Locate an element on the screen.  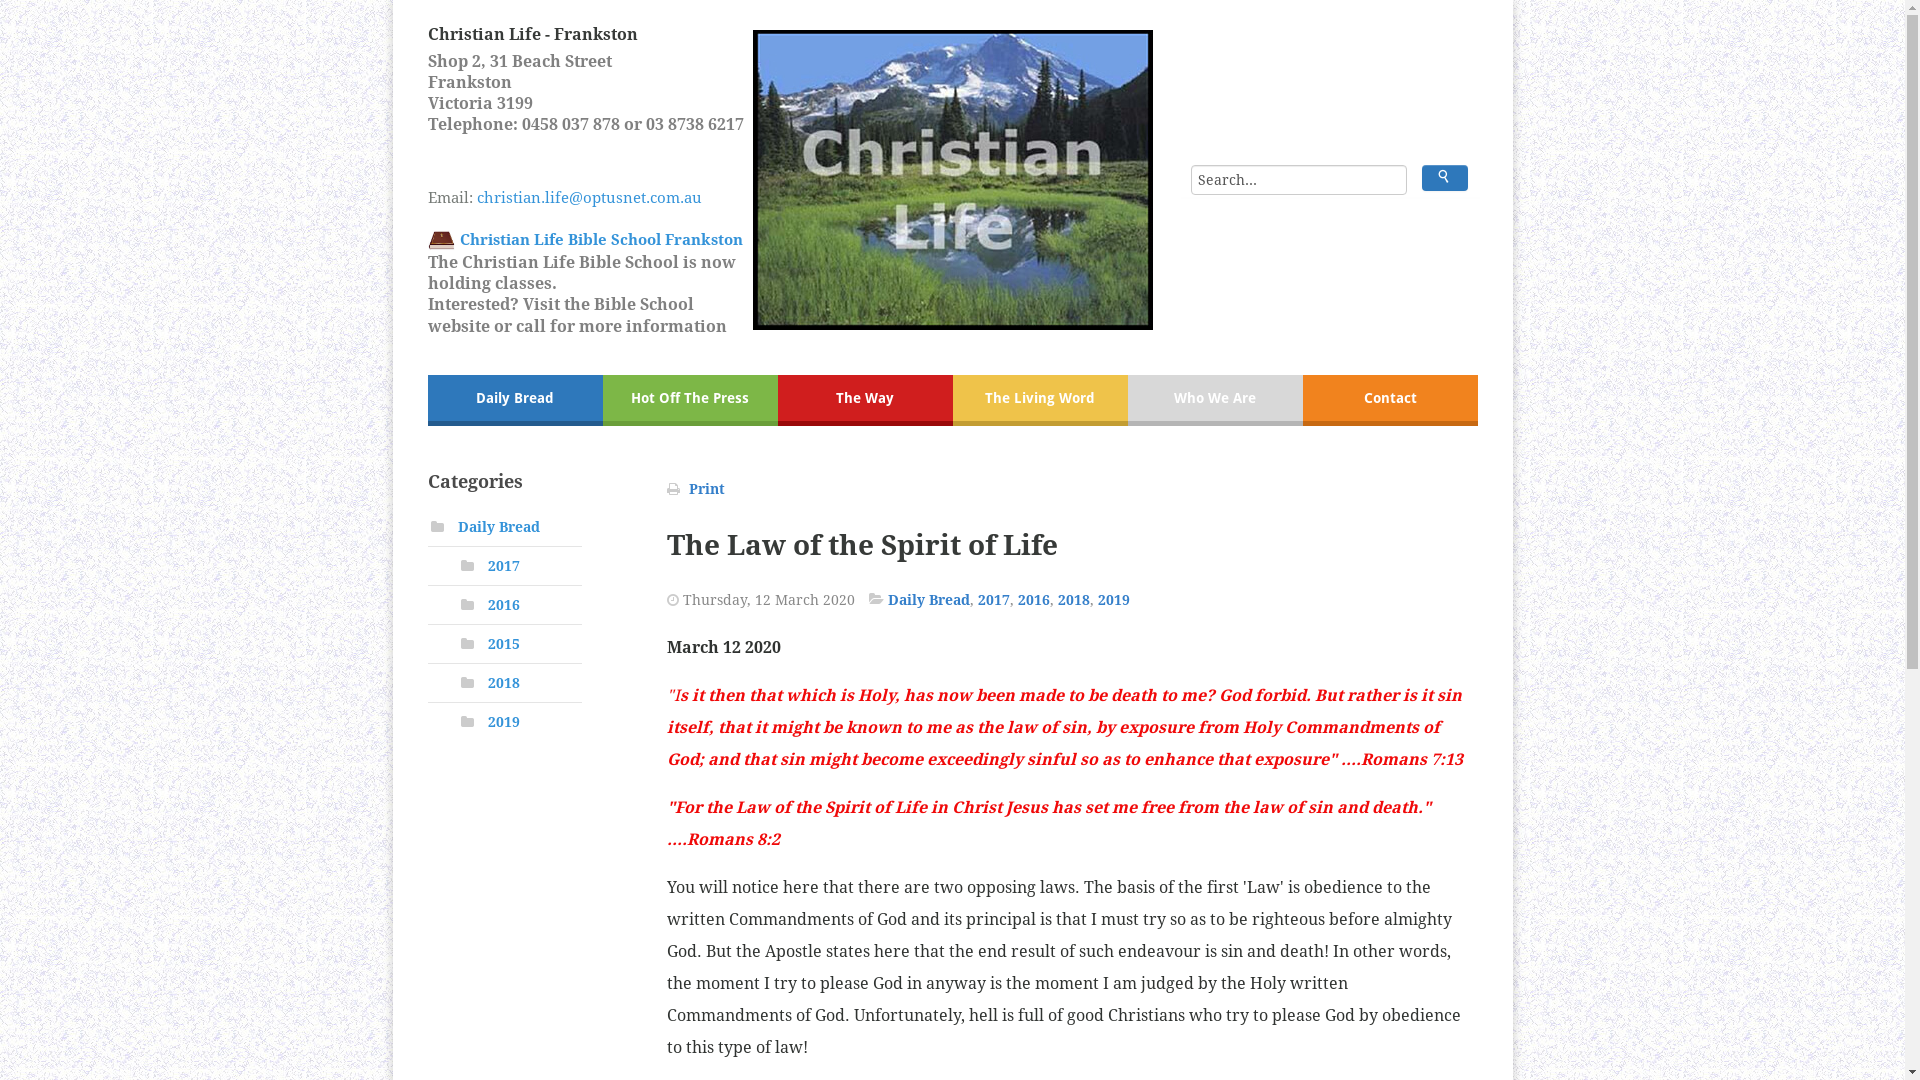
'2017' is located at coordinates (504, 566).